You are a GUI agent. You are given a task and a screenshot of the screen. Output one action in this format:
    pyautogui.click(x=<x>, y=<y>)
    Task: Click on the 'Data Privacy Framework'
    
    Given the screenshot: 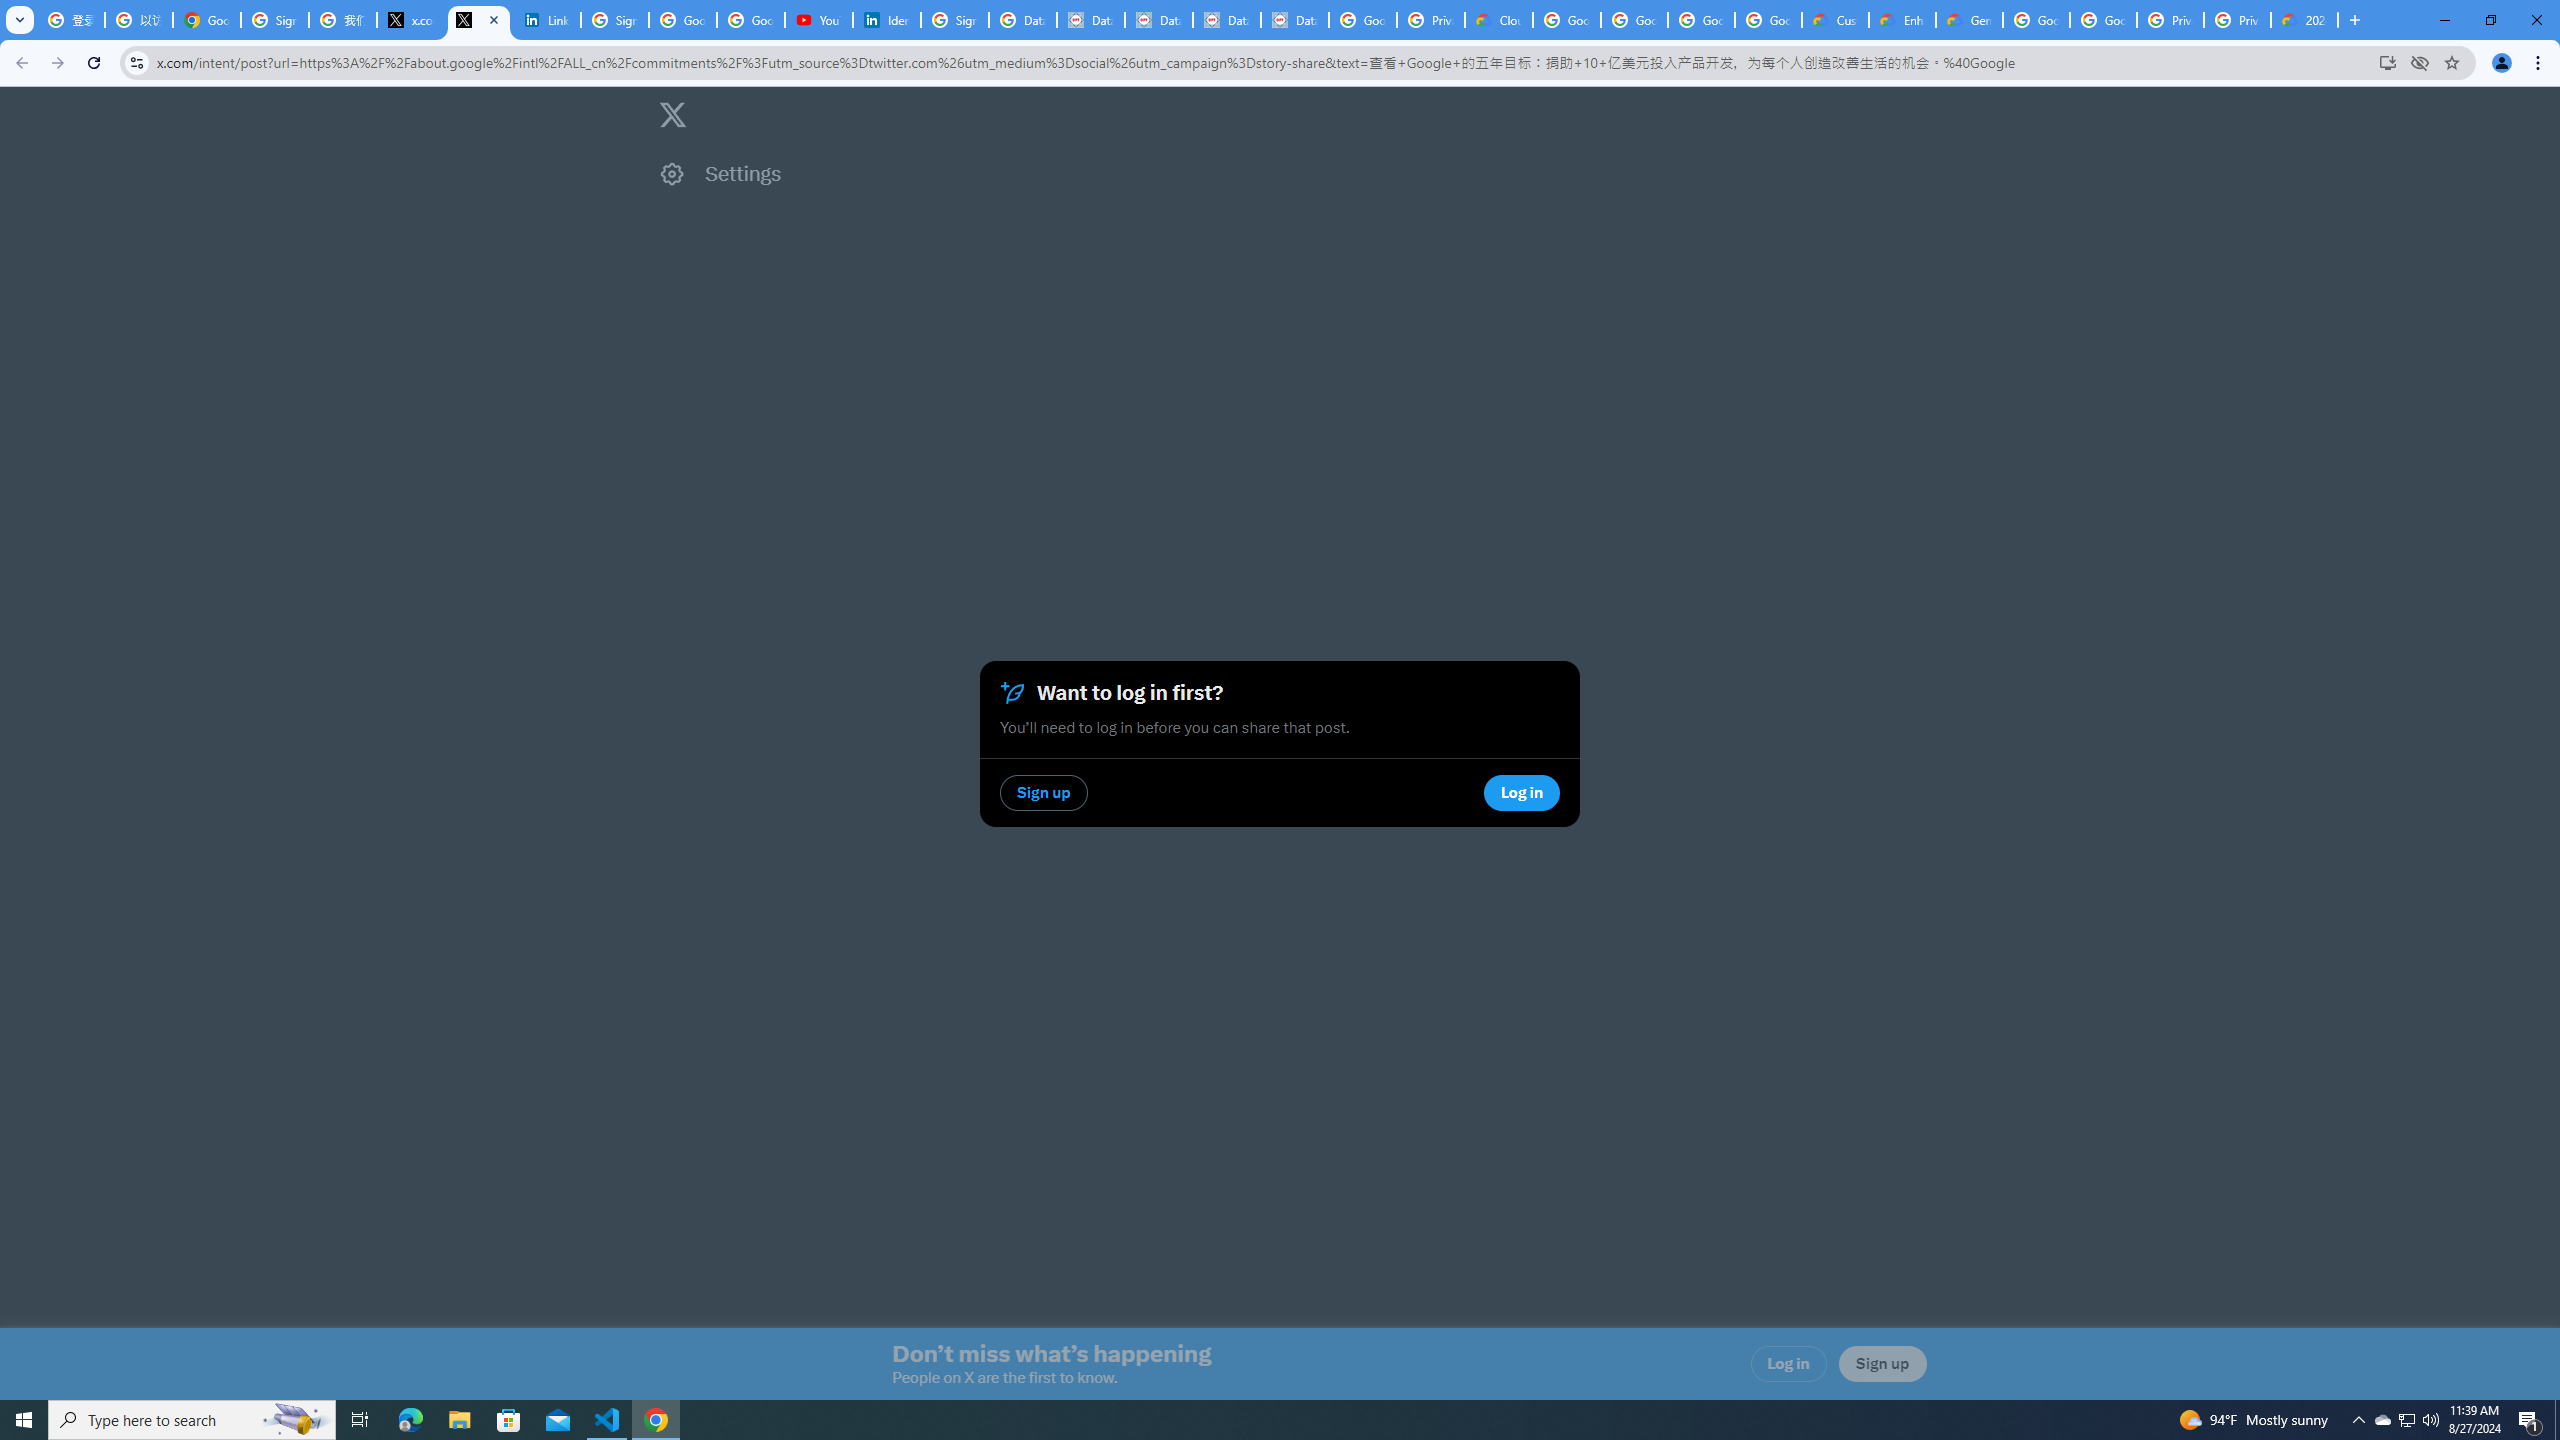 What is the action you would take?
    pyautogui.click(x=1226, y=19)
    